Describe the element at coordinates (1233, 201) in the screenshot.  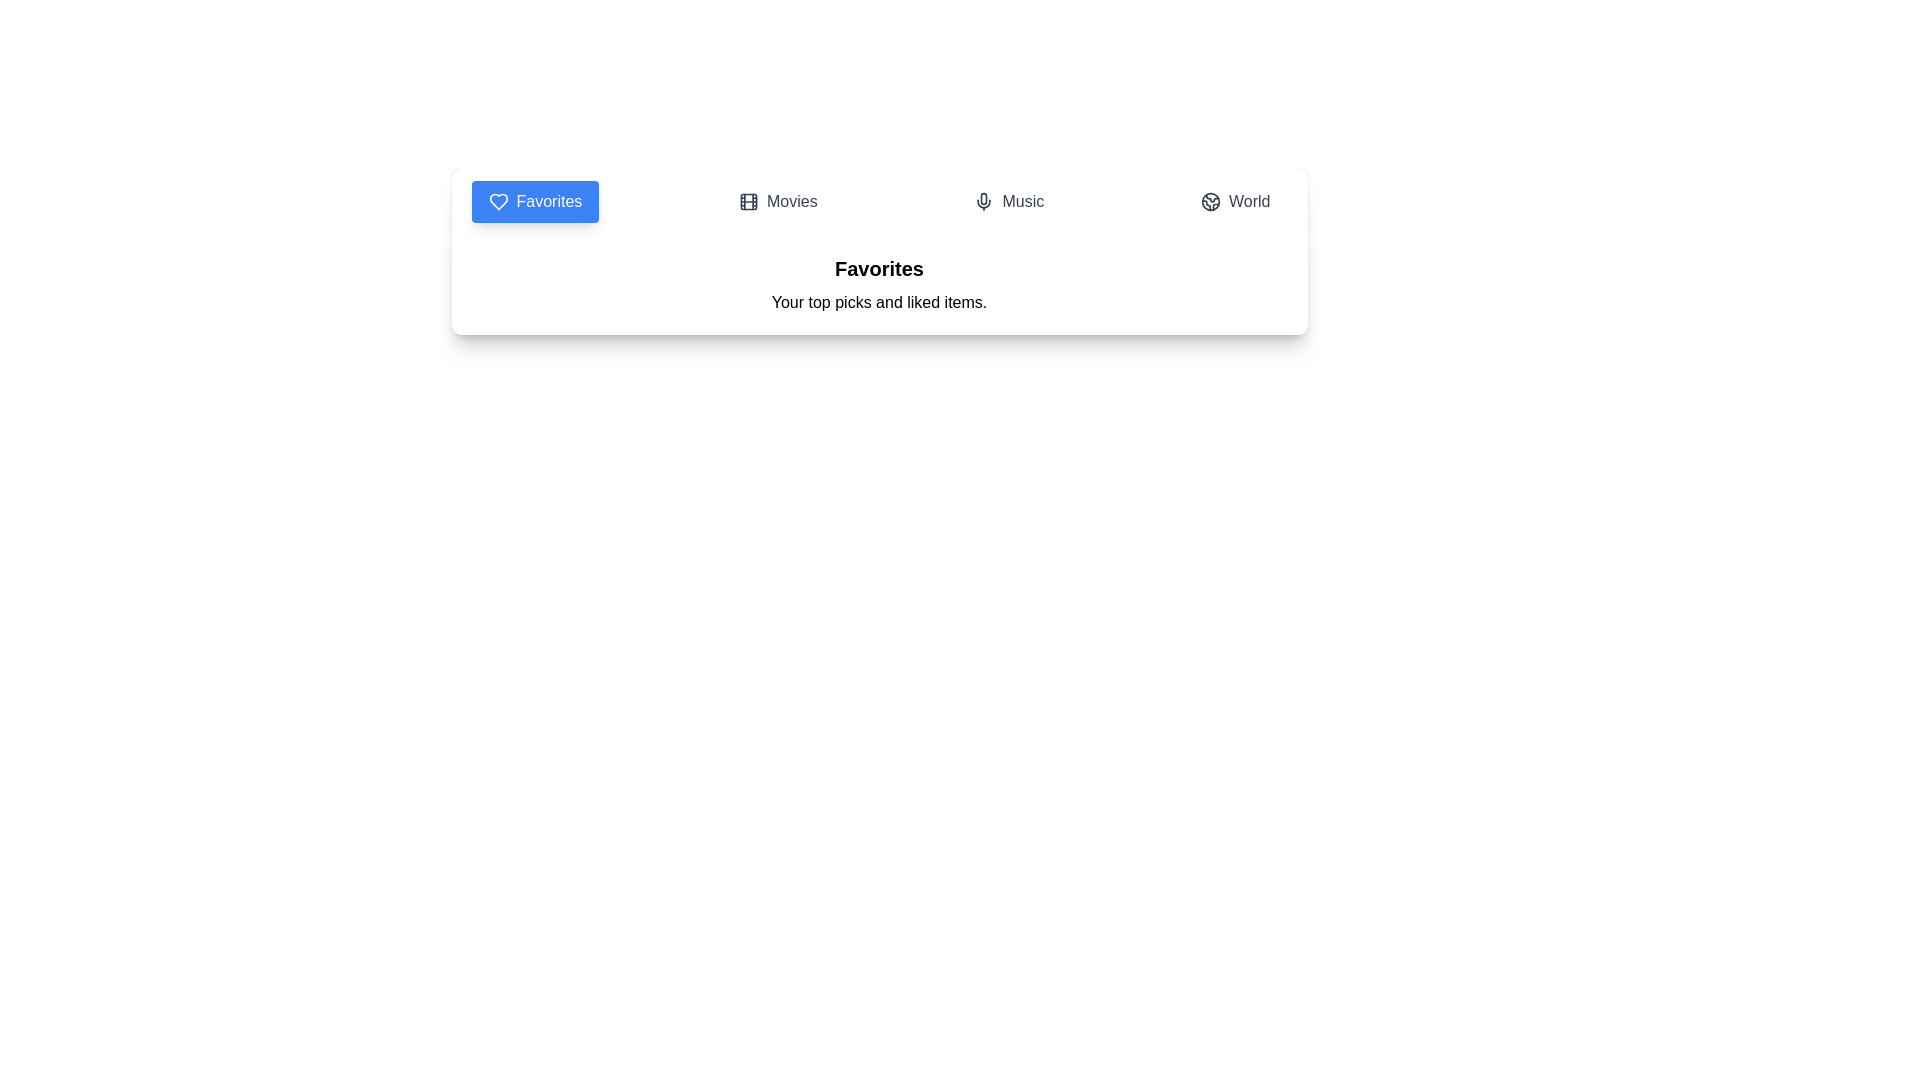
I see `the World tab to inspect its appearance` at that location.